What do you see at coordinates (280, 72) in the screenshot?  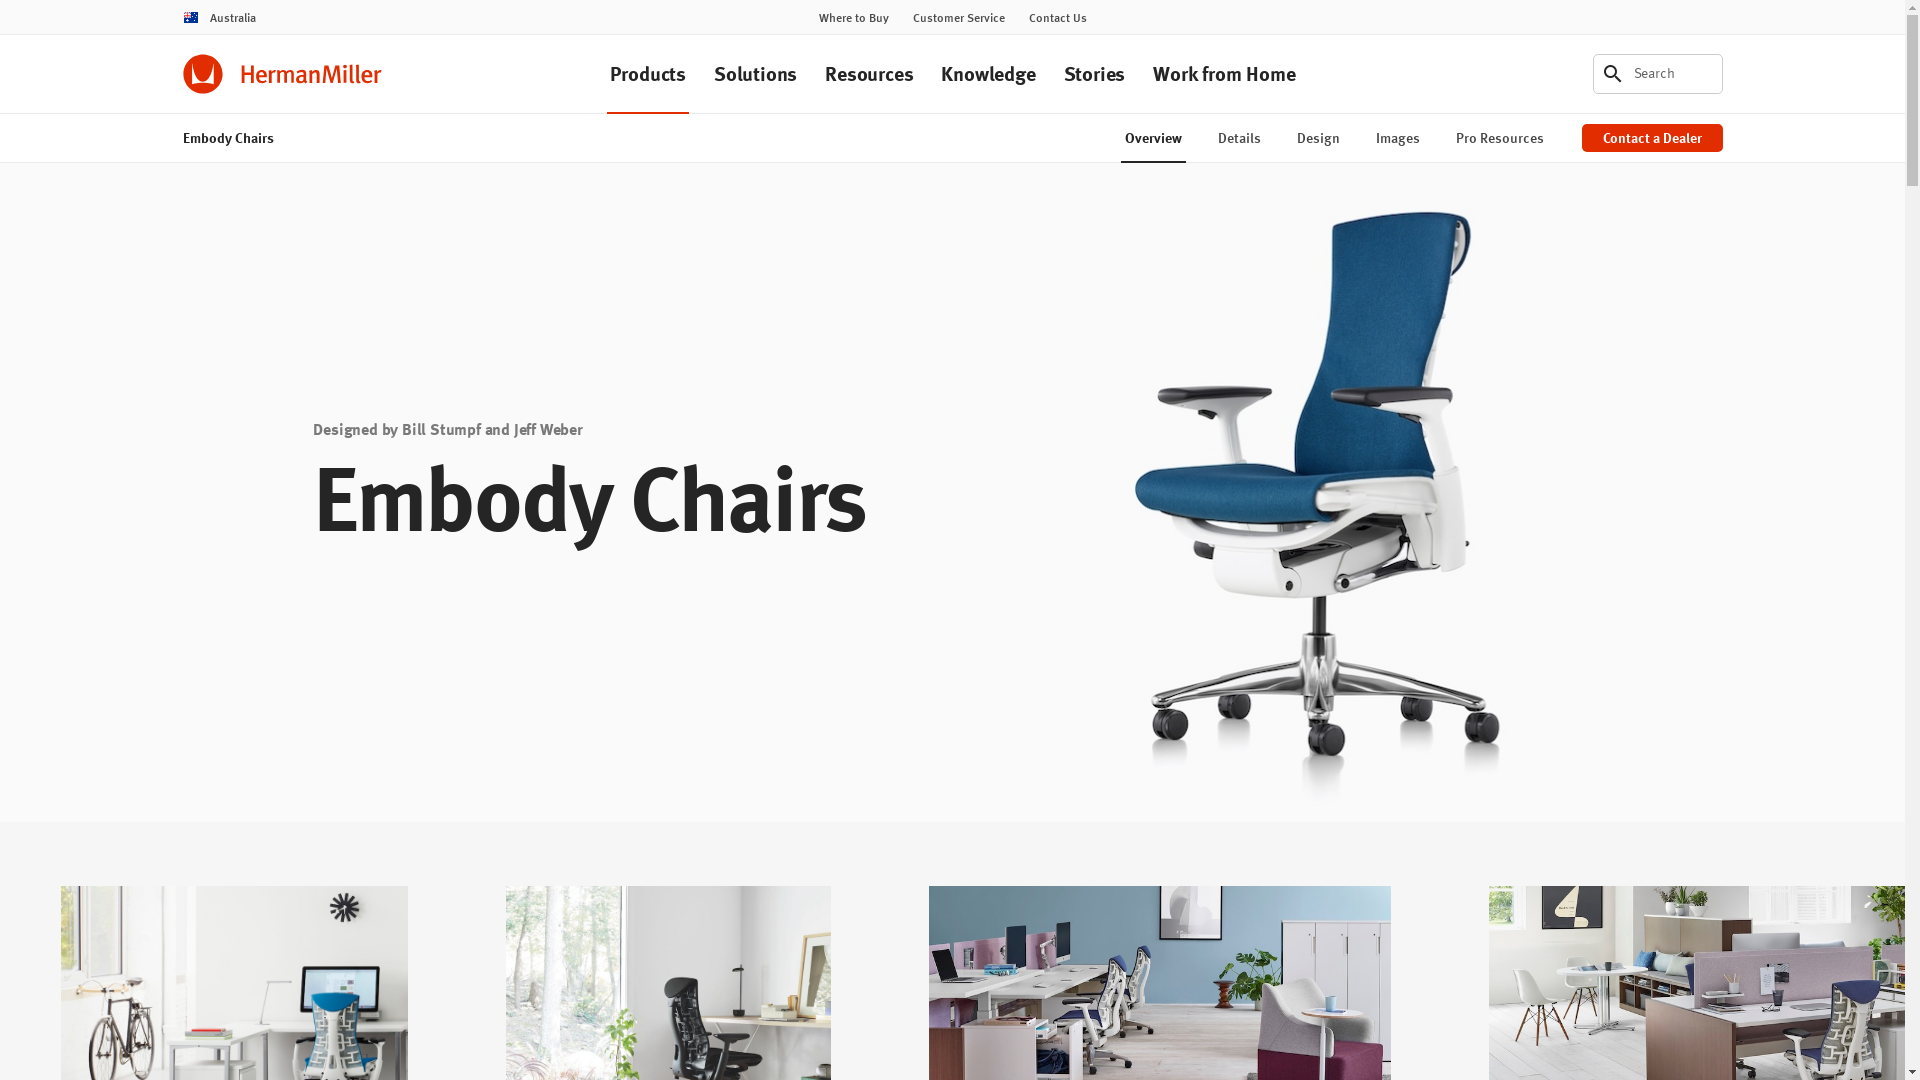 I see `'Herman Miller'` at bounding box center [280, 72].